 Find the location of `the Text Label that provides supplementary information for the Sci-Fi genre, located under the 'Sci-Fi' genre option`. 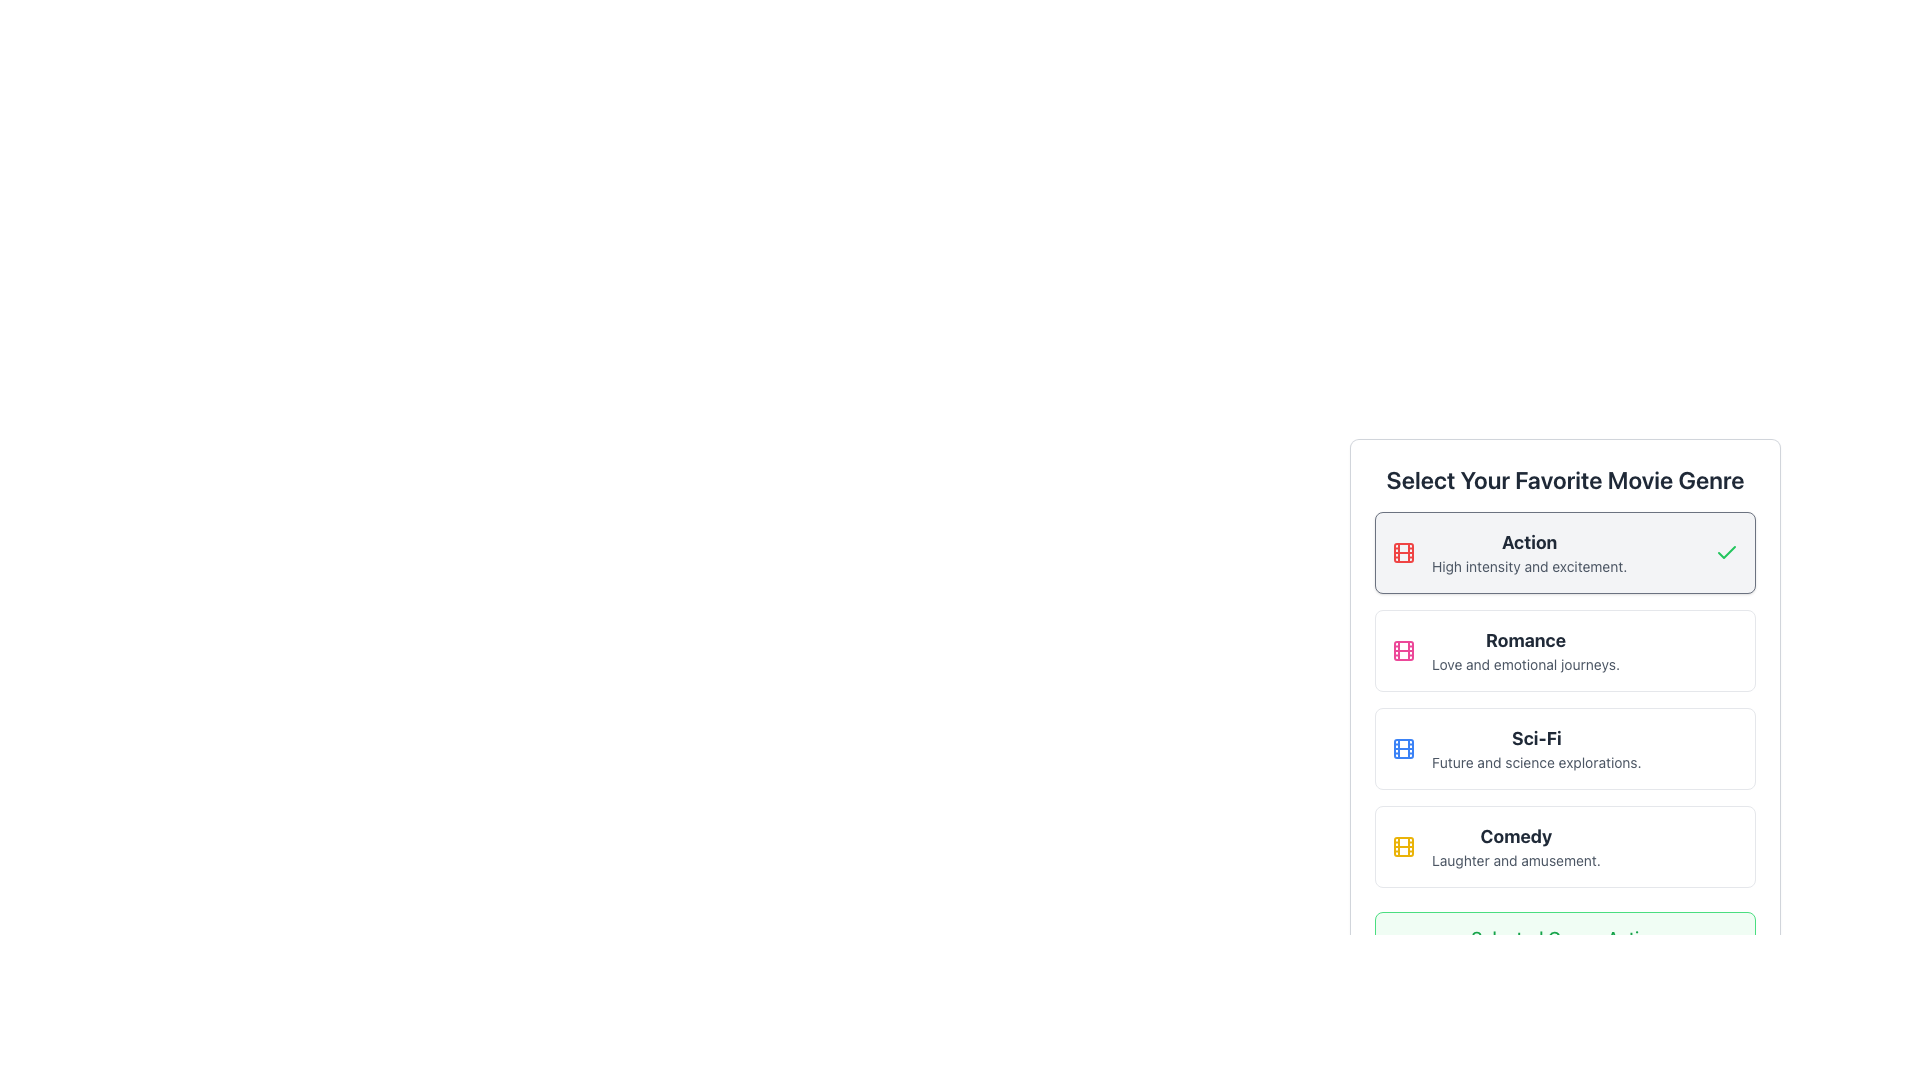

the Text Label that provides supplementary information for the Sci-Fi genre, located under the 'Sci-Fi' genre option is located at coordinates (1535, 763).